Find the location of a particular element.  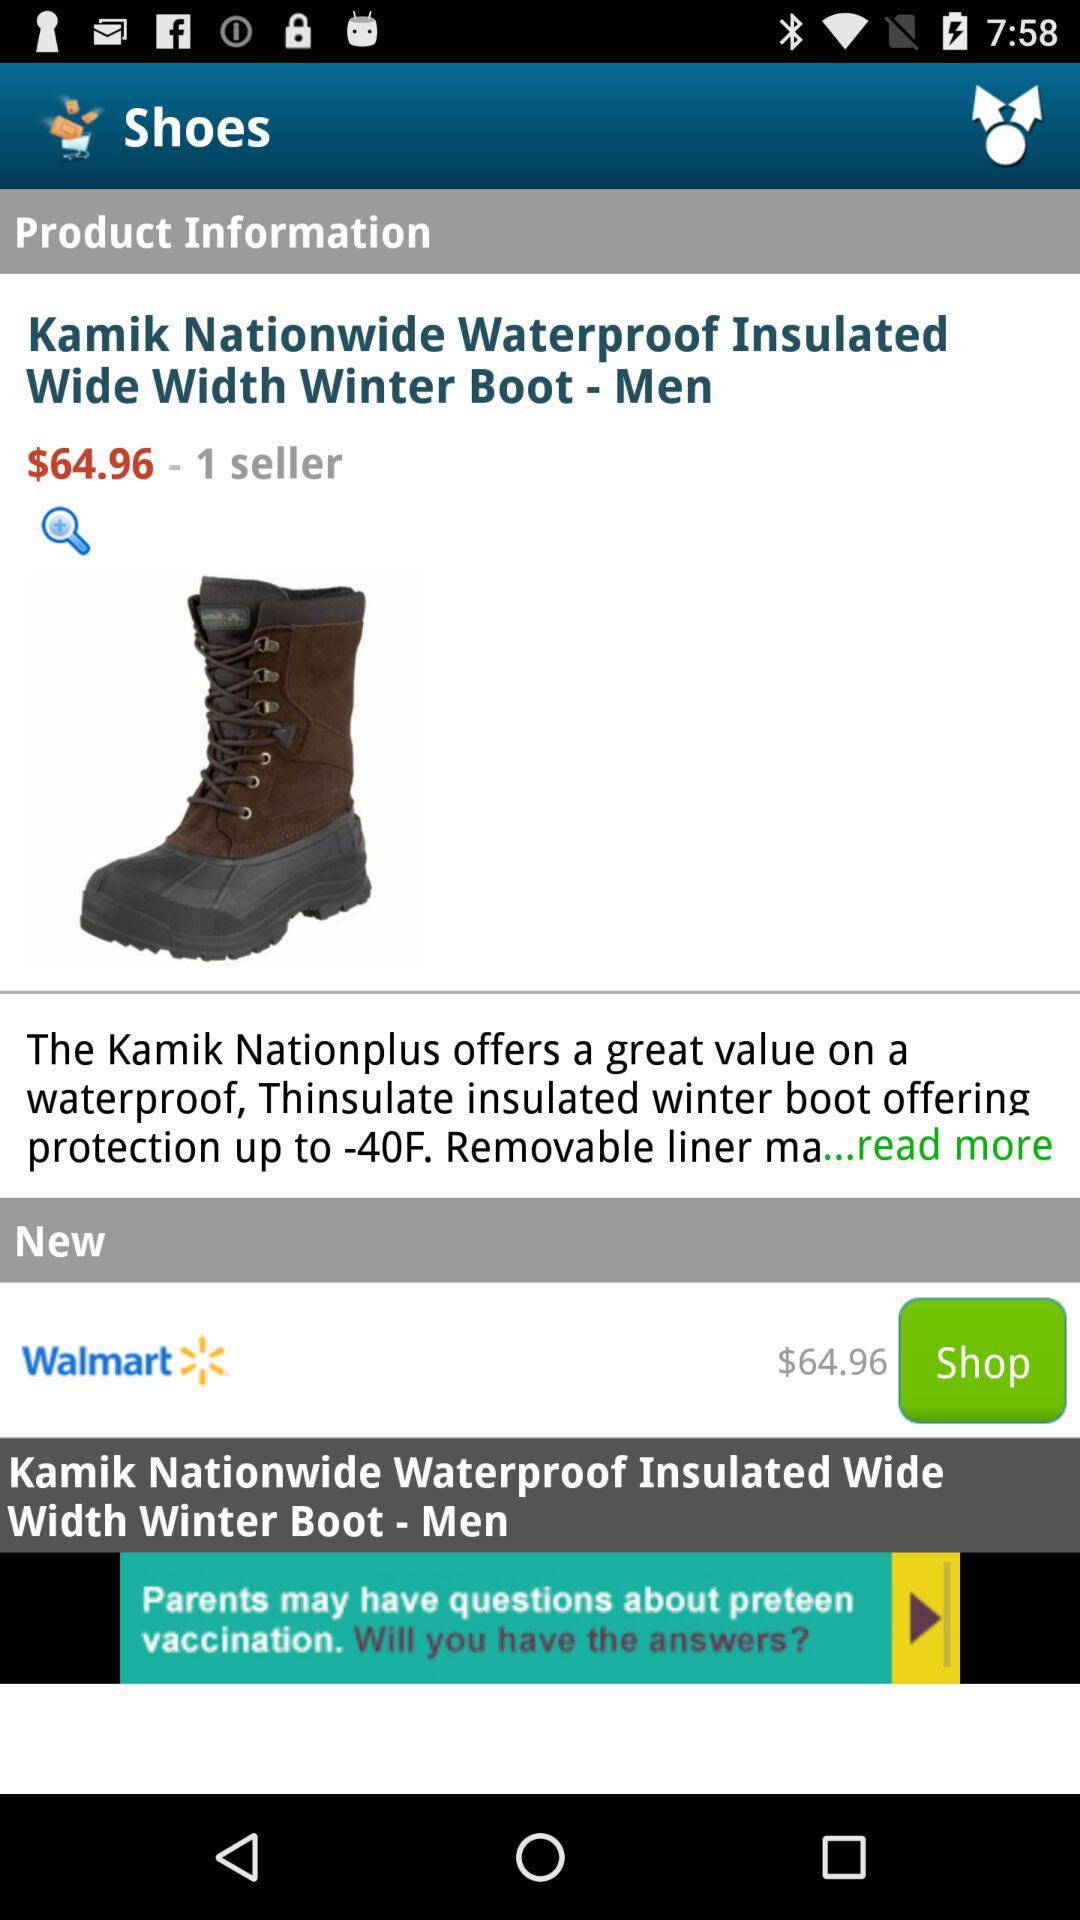

the search icon is located at coordinates (64, 567).